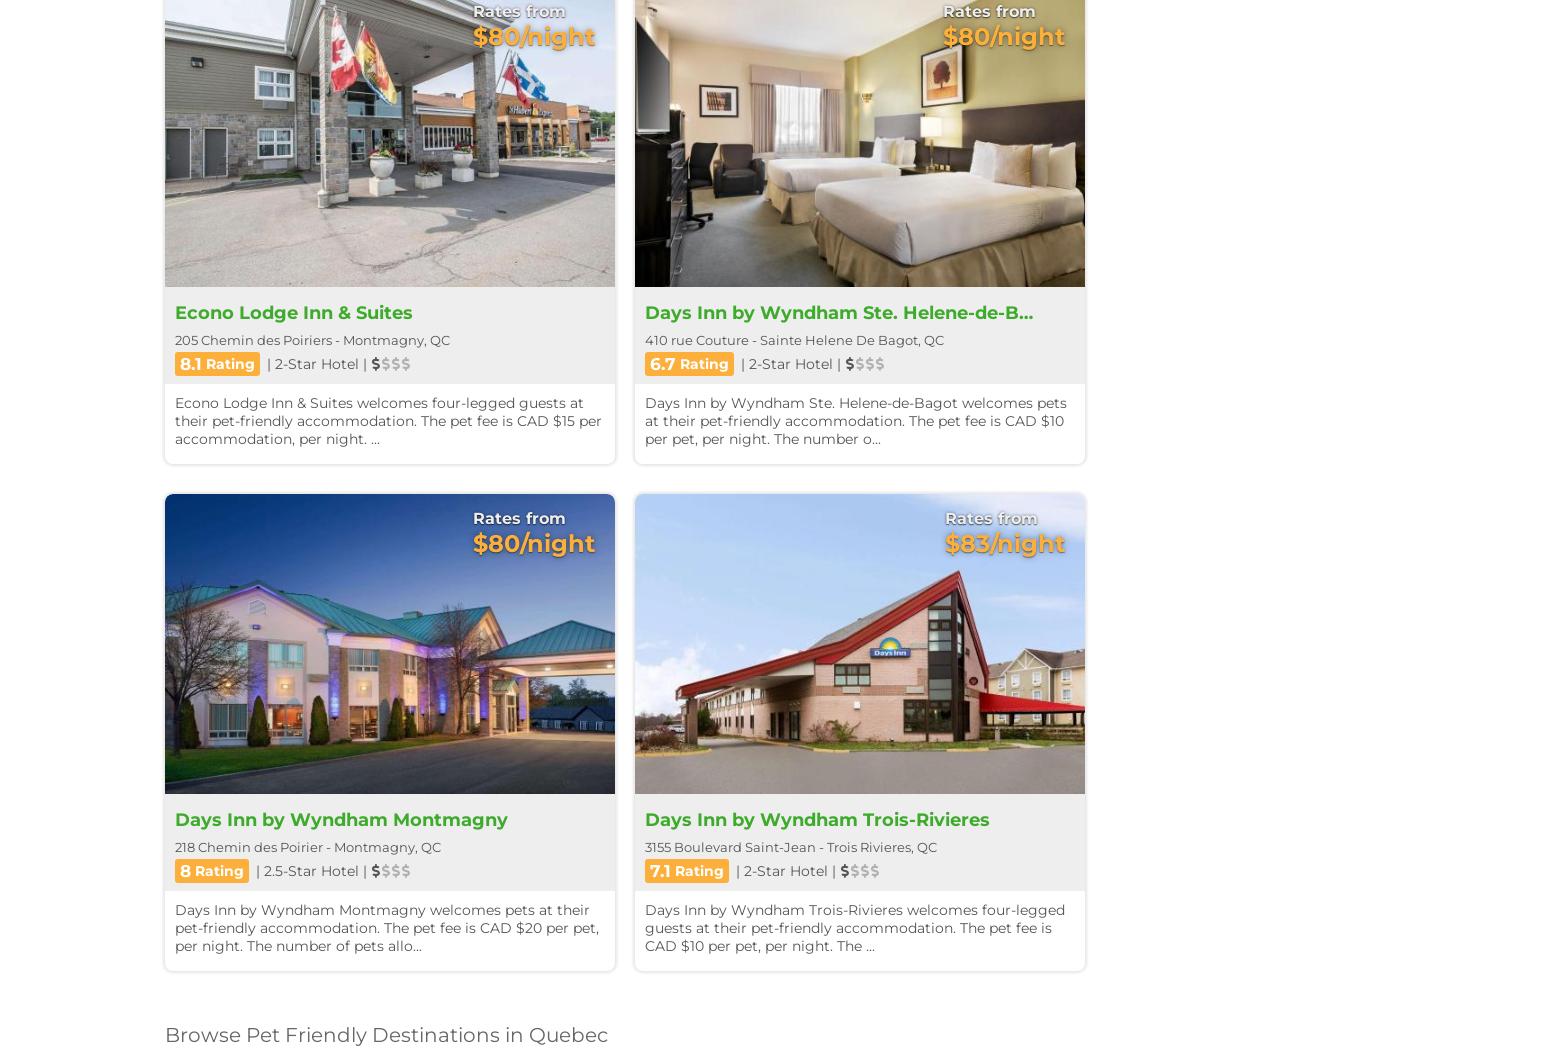 Image resolution: width=1550 pixels, height=1056 pixels. What do you see at coordinates (696, 337) in the screenshot?
I see `'410 rue Couture'` at bounding box center [696, 337].